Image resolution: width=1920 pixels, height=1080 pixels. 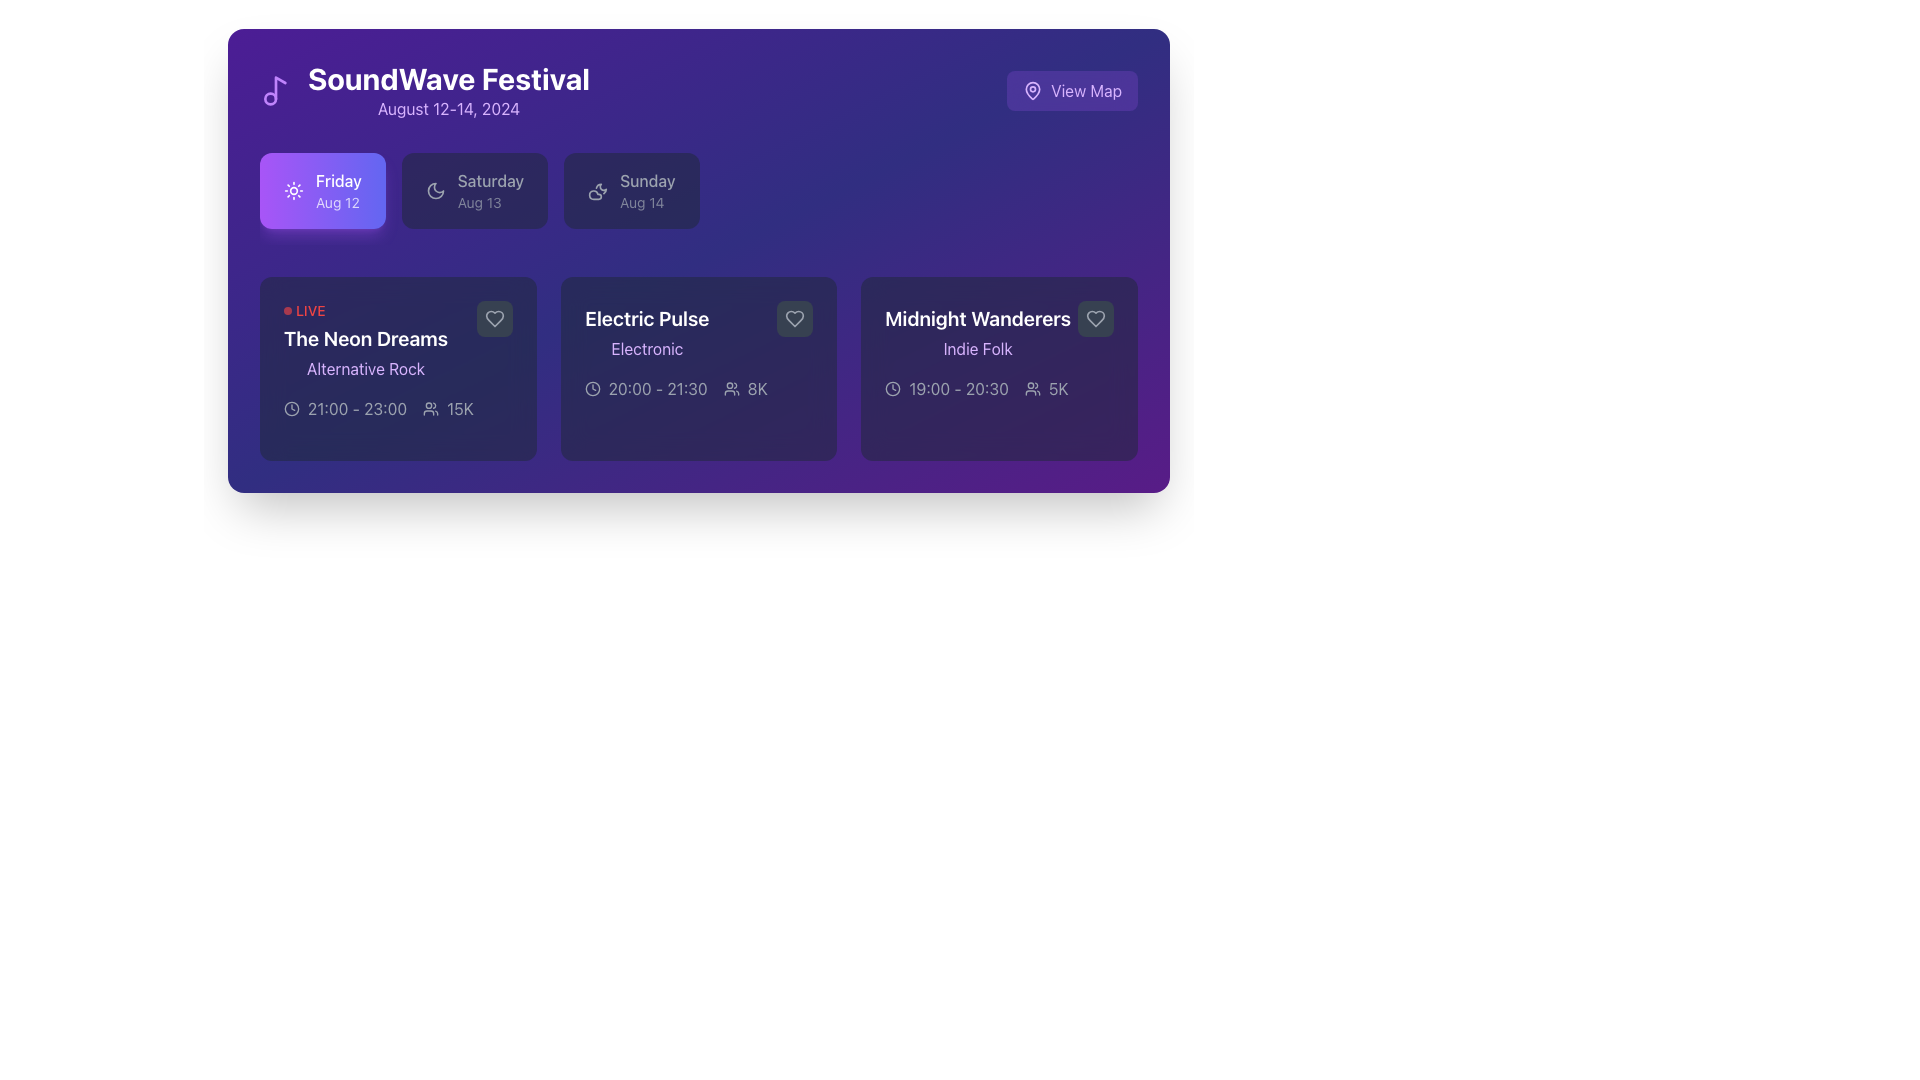 I want to click on the icon button located in the top-right corner of the 'Midnight Wanderers' card, so click(x=1094, y=318).